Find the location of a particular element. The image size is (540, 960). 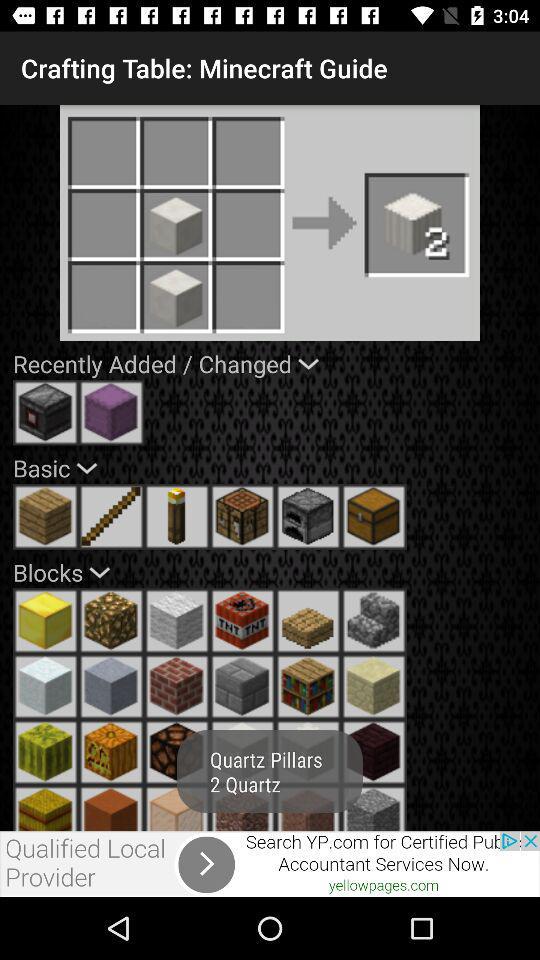

the edit icon is located at coordinates (111, 515).